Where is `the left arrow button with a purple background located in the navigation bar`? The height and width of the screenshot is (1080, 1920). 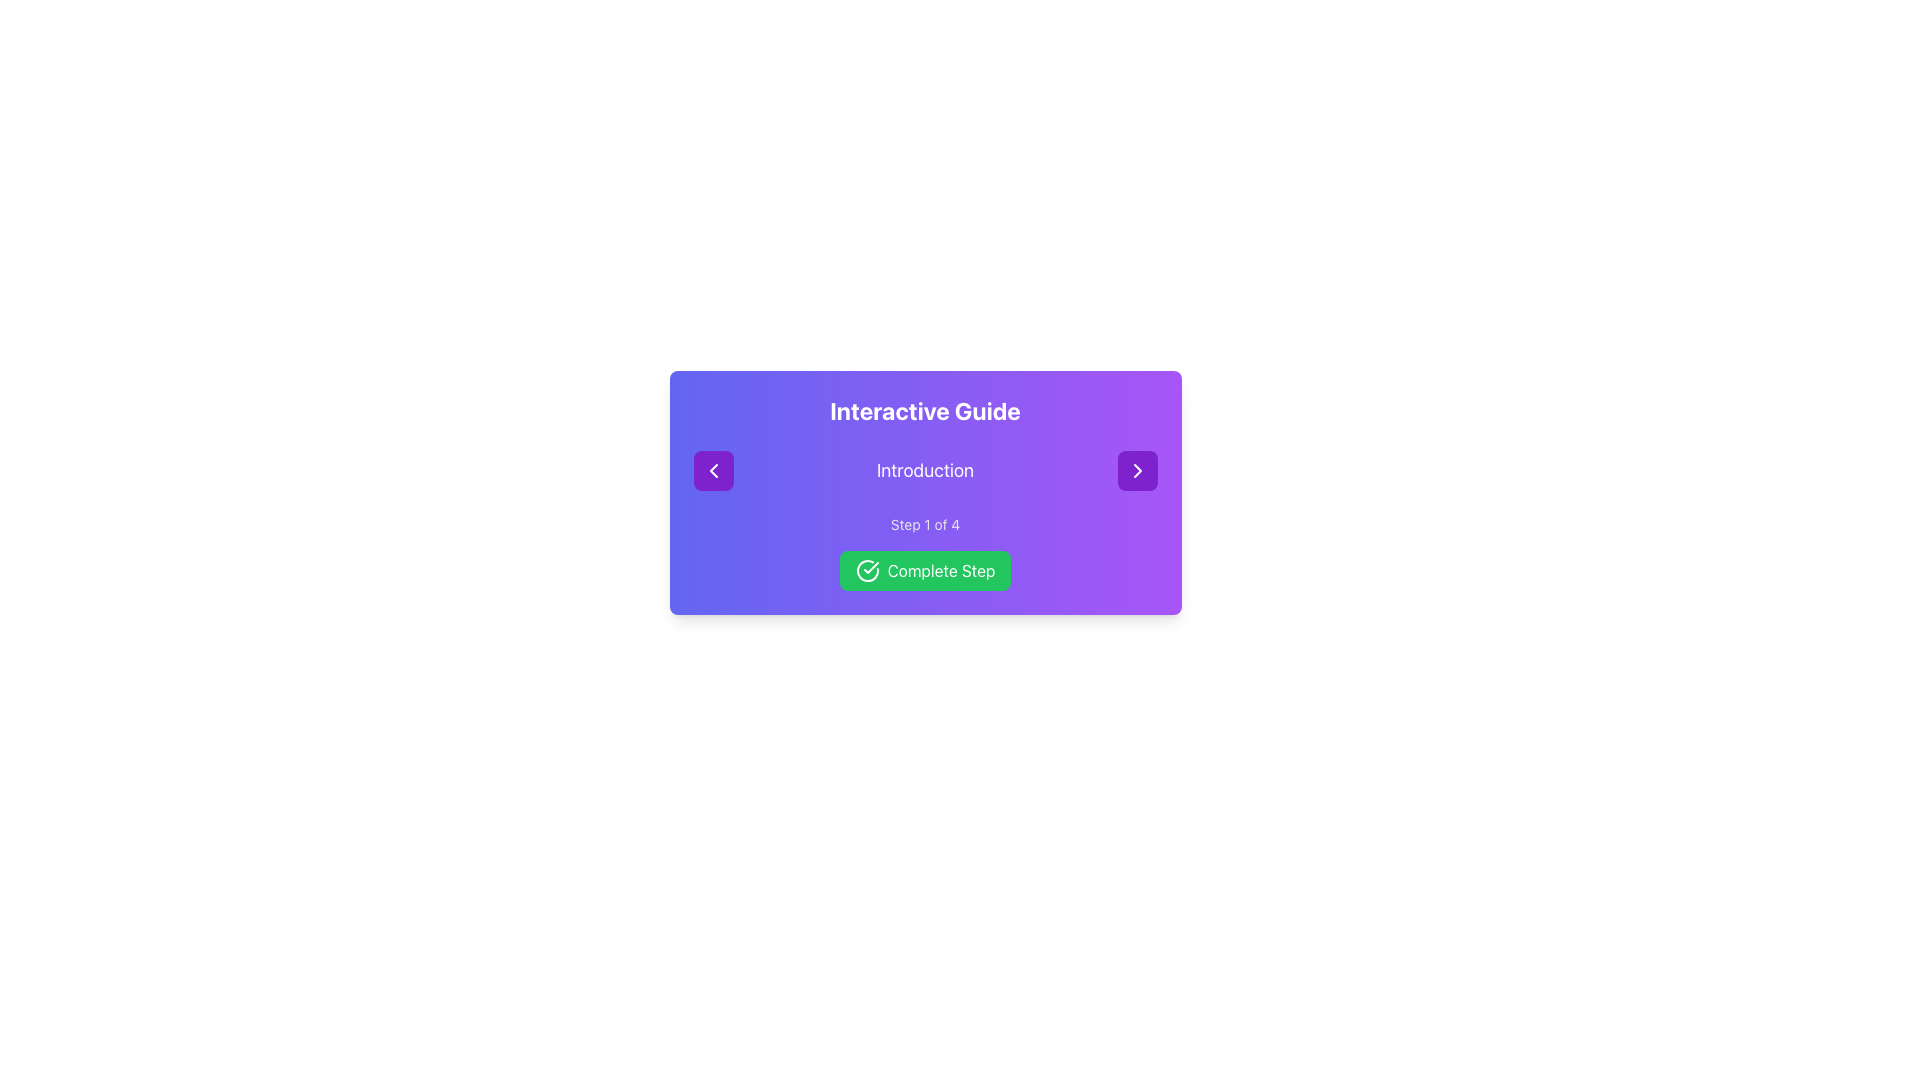 the left arrow button with a purple background located in the navigation bar is located at coordinates (713, 470).